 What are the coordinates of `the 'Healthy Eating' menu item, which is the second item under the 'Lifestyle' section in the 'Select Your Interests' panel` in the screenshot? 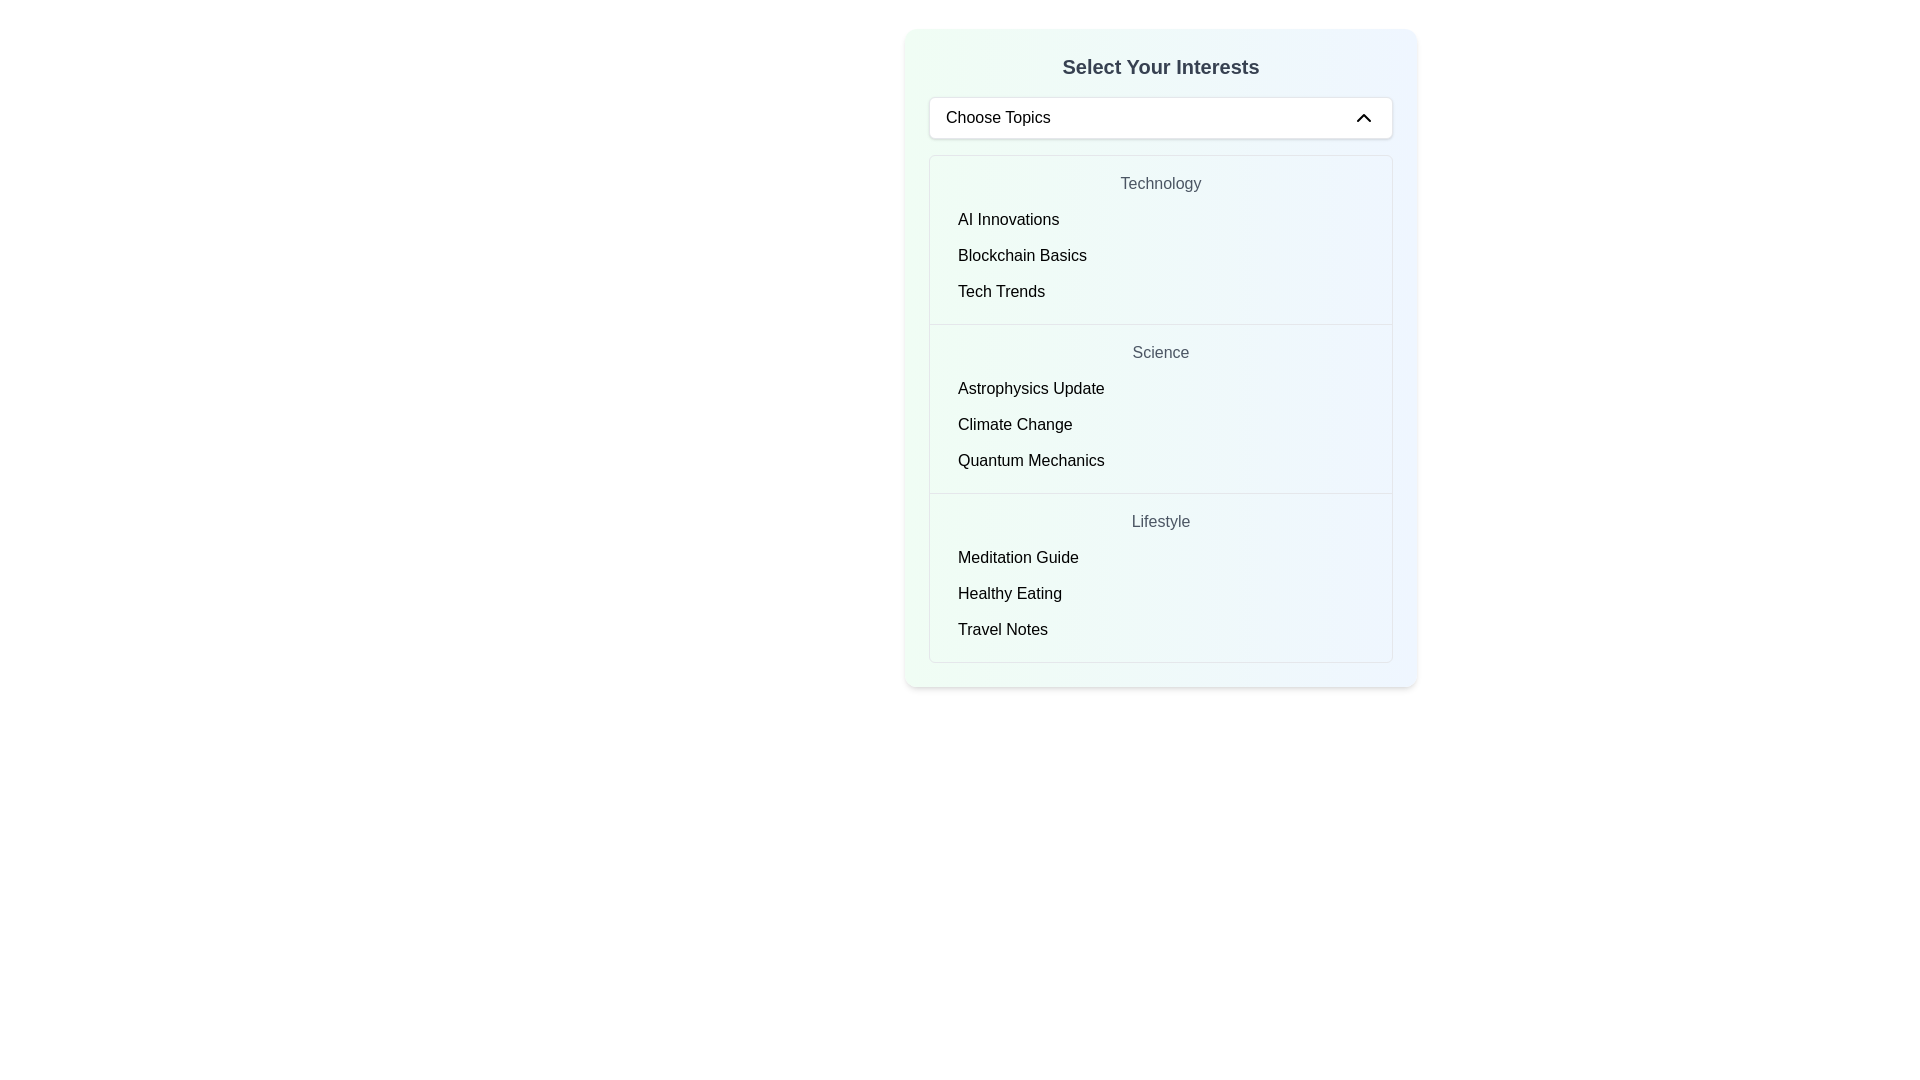 It's located at (1010, 593).